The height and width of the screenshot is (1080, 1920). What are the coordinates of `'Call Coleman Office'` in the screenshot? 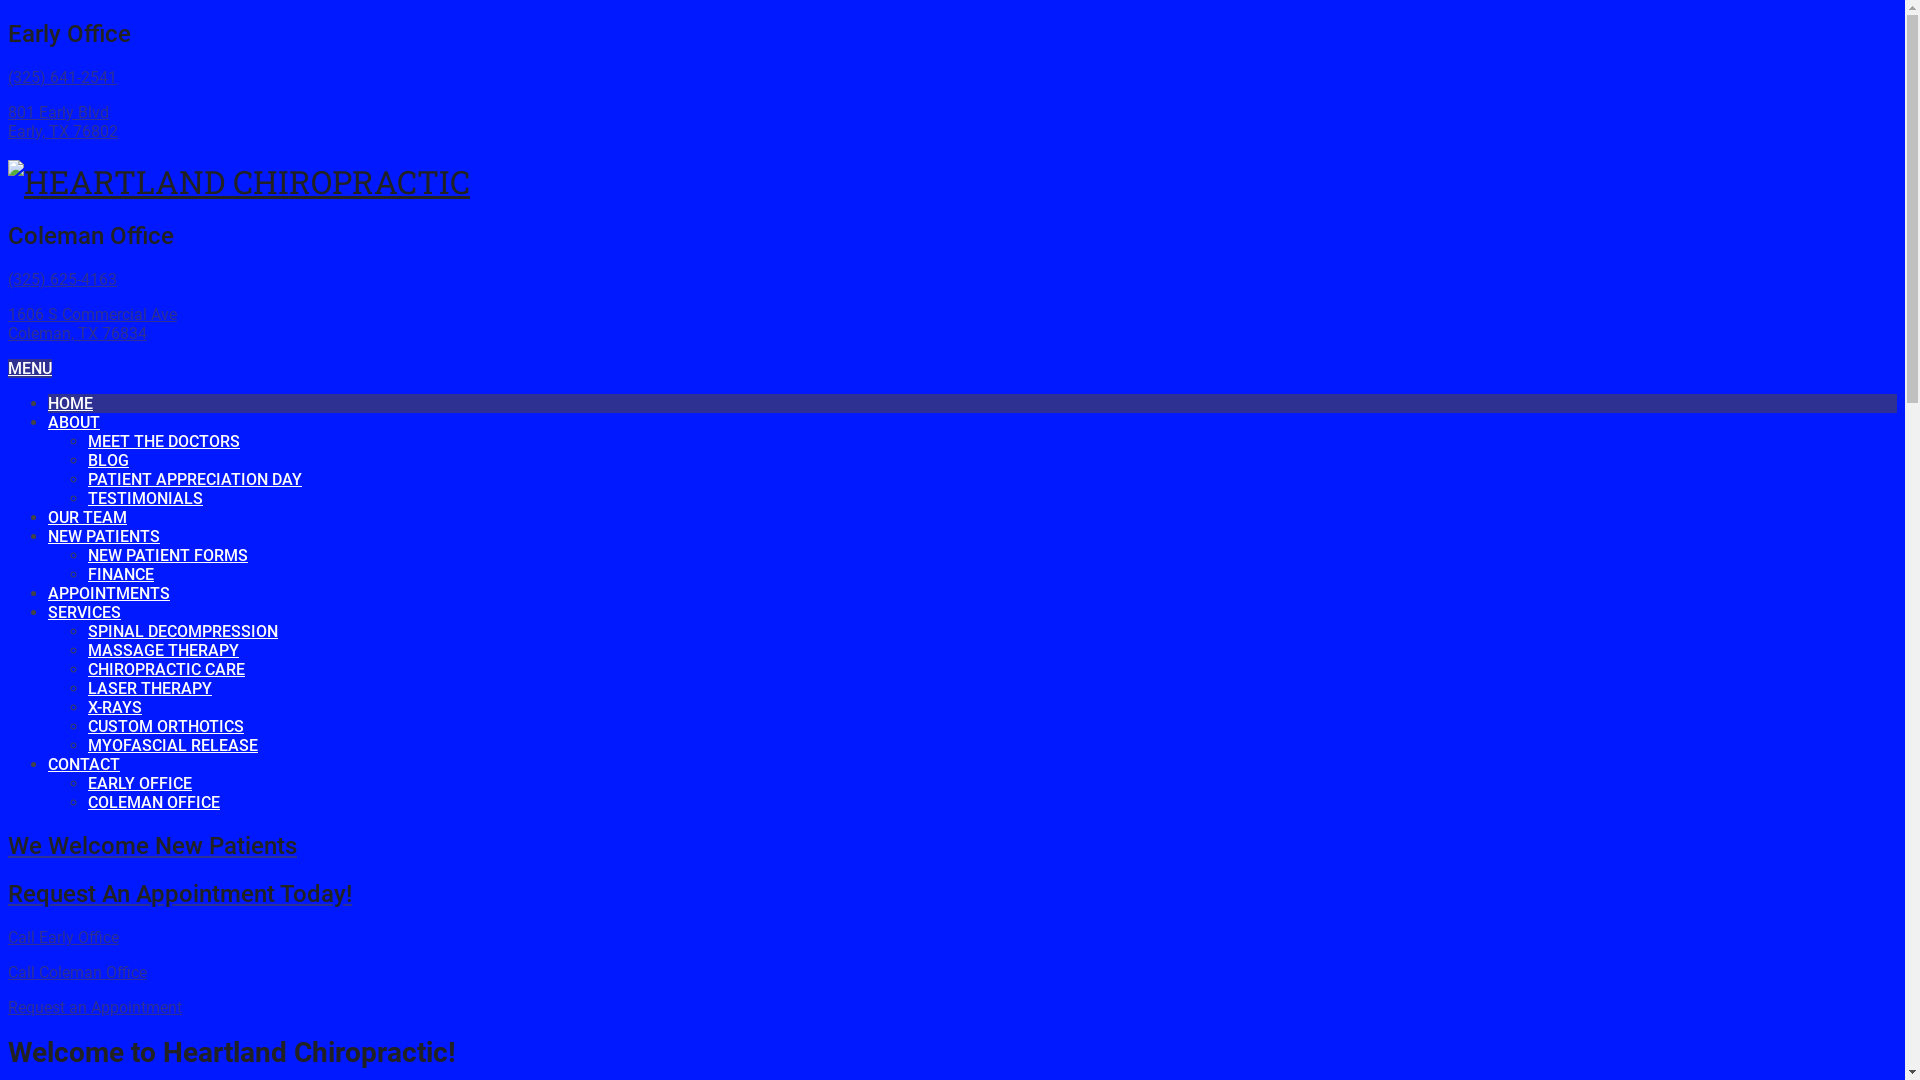 It's located at (8, 971).